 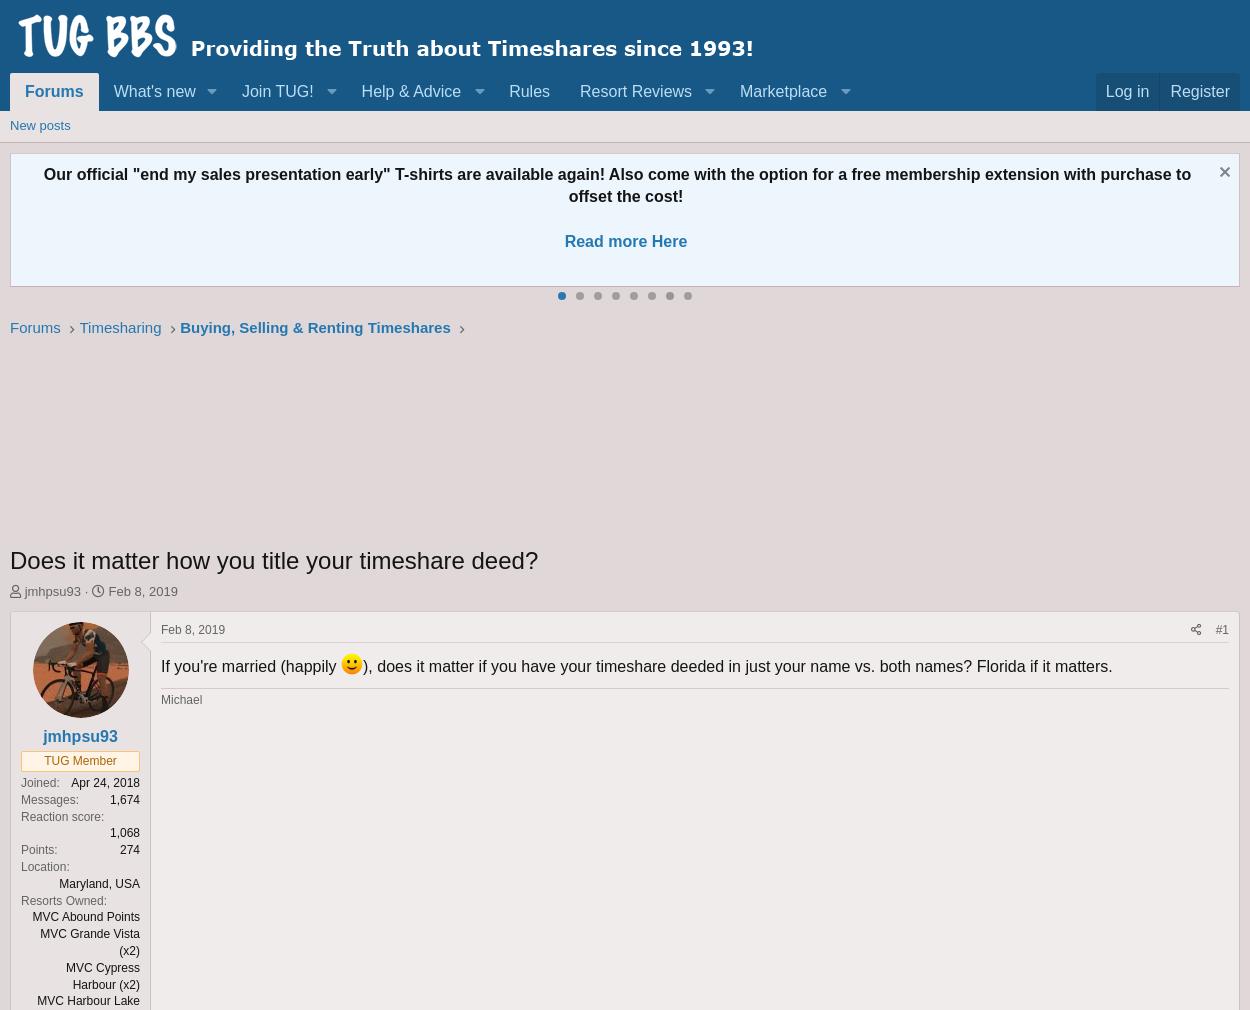 What do you see at coordinates (62, 900) in the screenshot?
I see `'Resorts Owned'` at bounding box center [62, 900].